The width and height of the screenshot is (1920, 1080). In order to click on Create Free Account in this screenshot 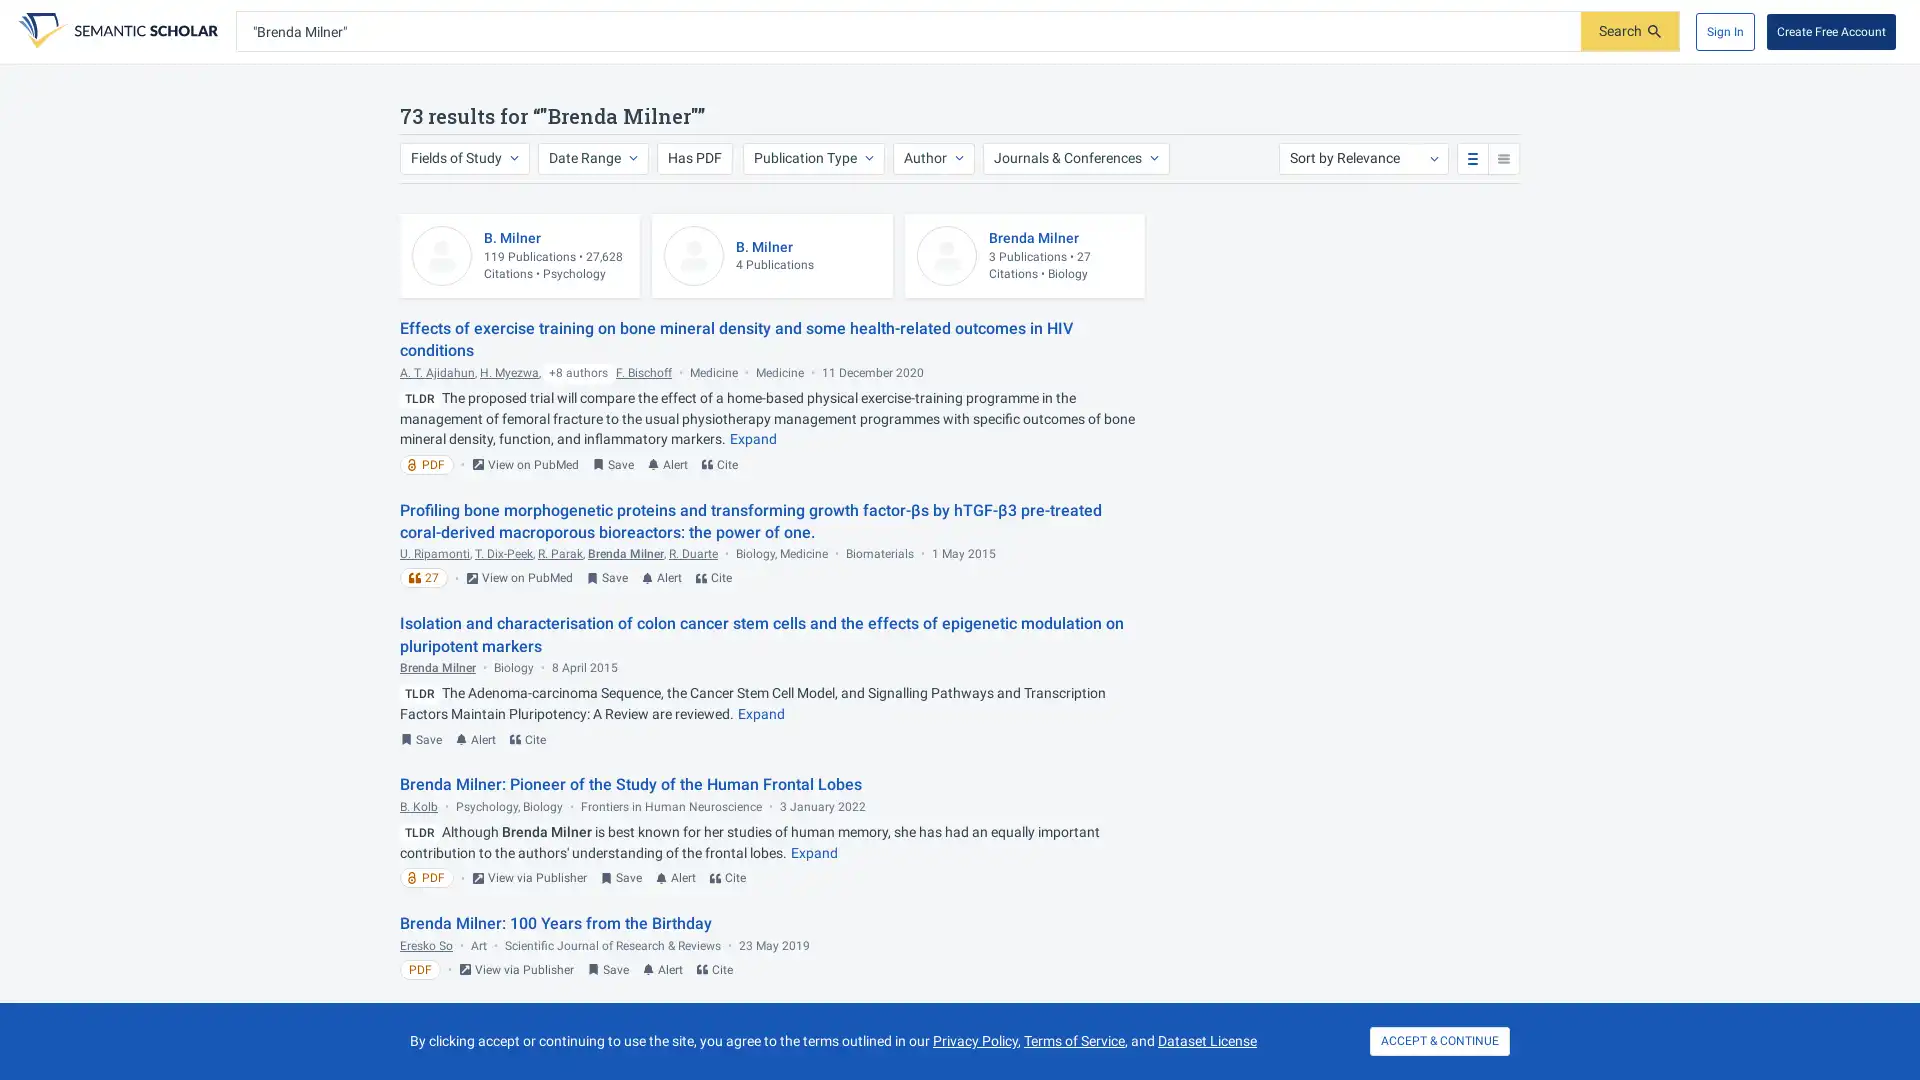, I will do `click(1831, 31)`.